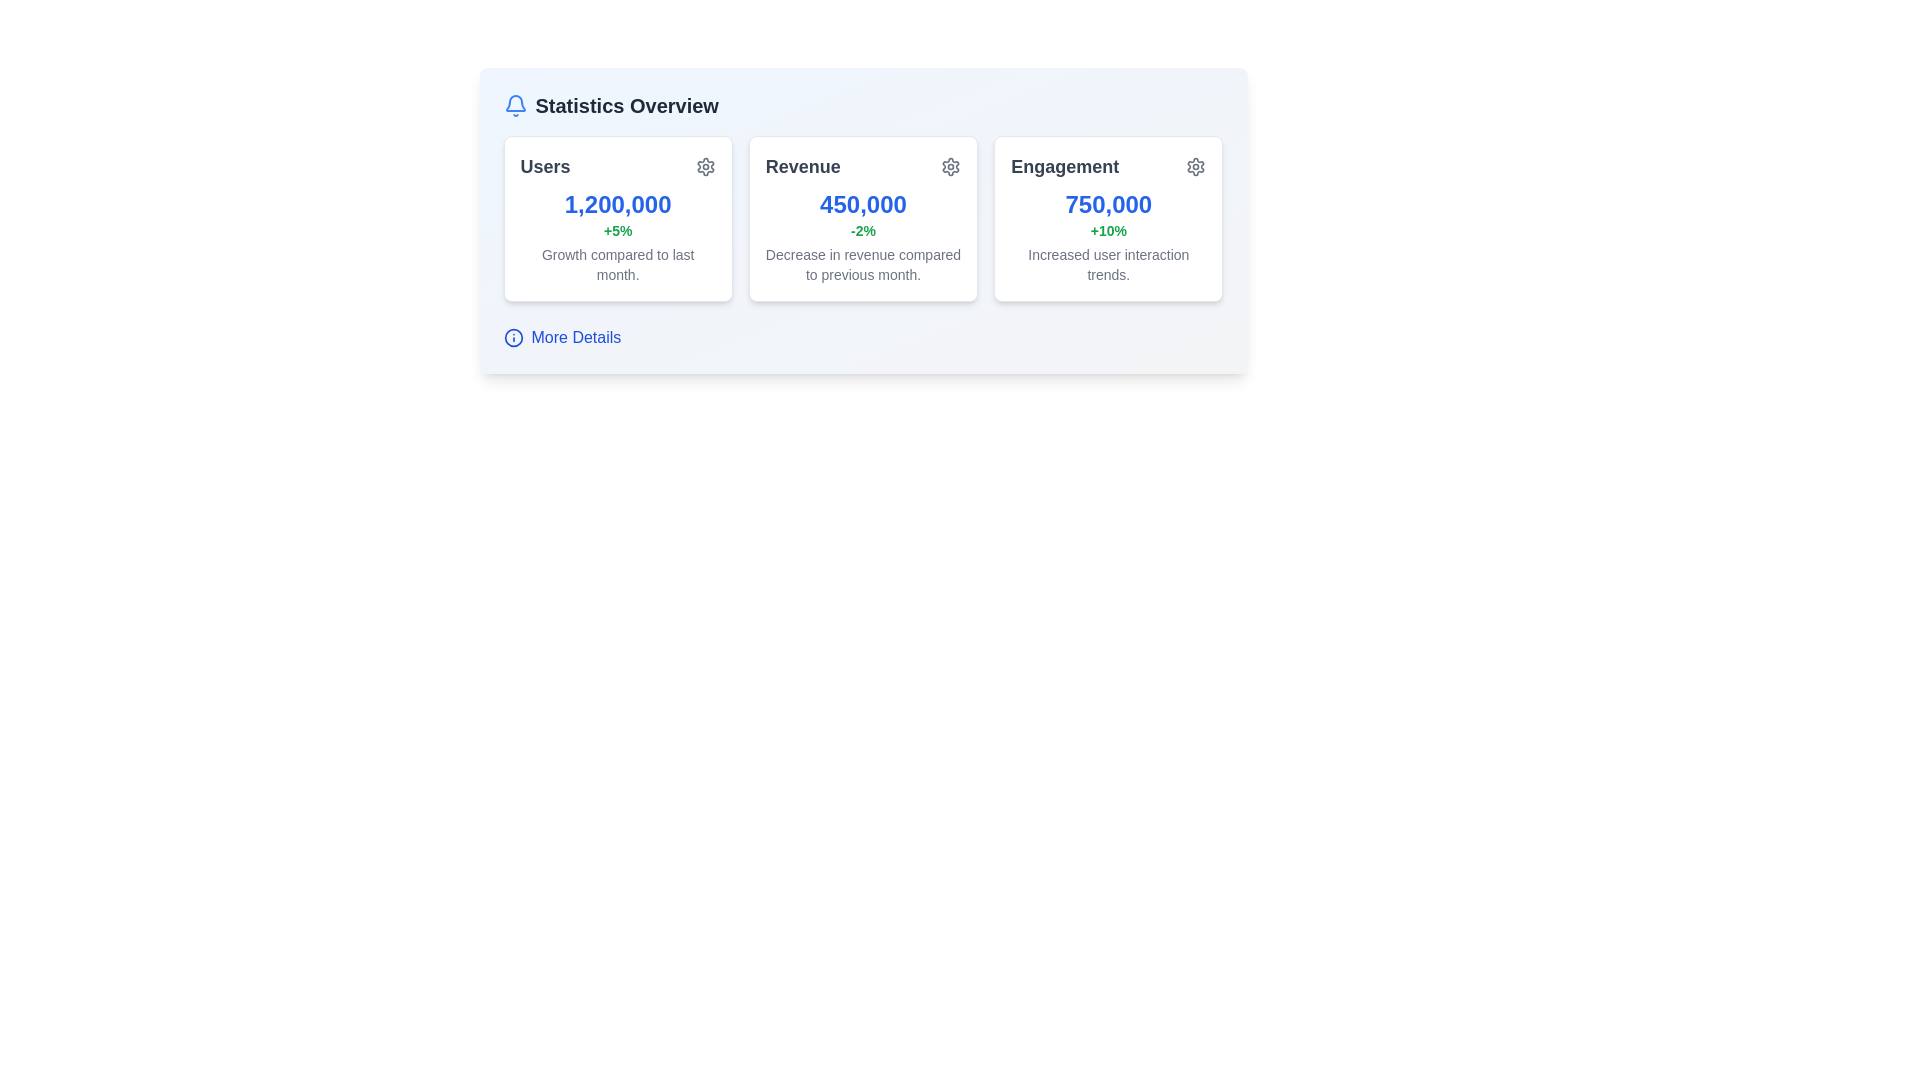 The image size is (1920, 1080). Describe the element at coordinates (1107, 264) in the screenshot. I see `text content 'Increased user interaction trends.' located in the engagement metrics card below the '+10%' text and the engagement count '750,000'` at that location.